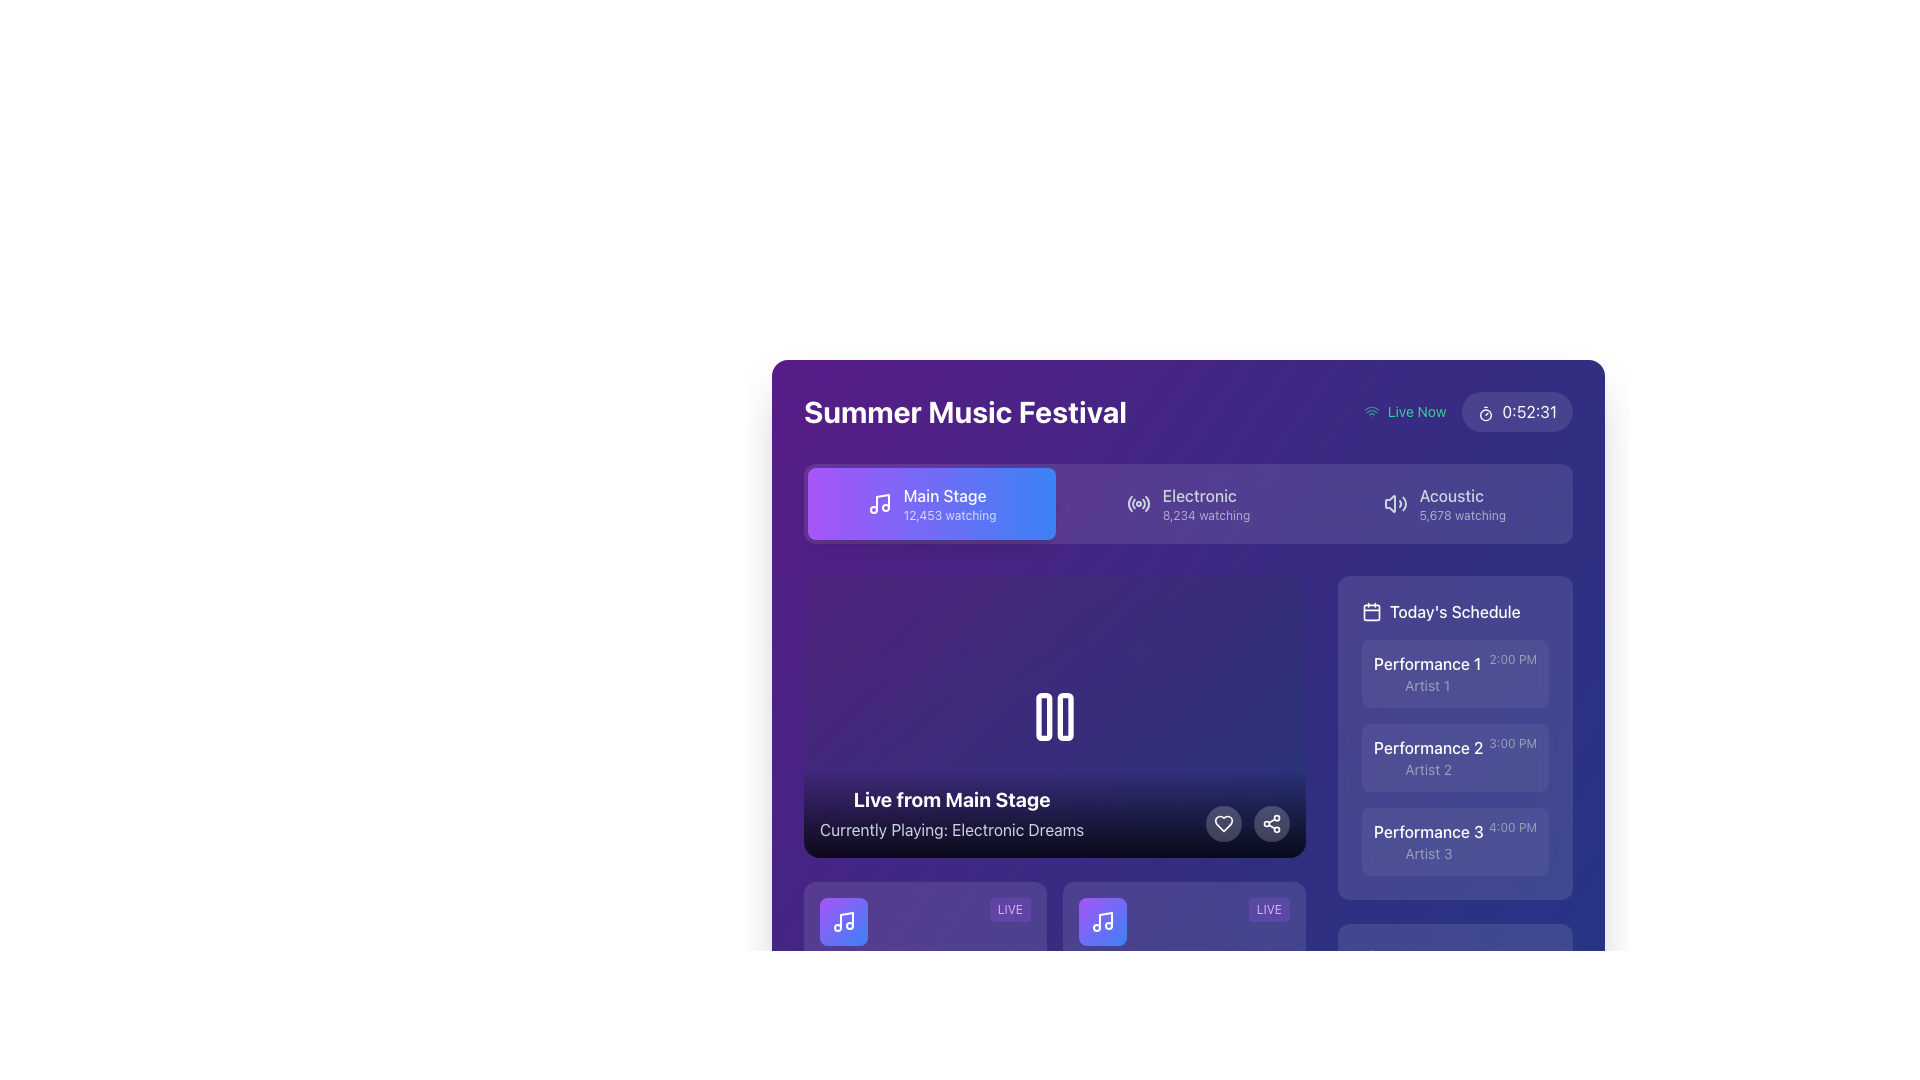 This screenshot has width=1920, height=1080. Describe the element at coordinates (1427, 769) in the screenshot. I see `the Text Label indicating the artist associated with 'Performance 2' located in the 'Today's Schedule' section` at that location.